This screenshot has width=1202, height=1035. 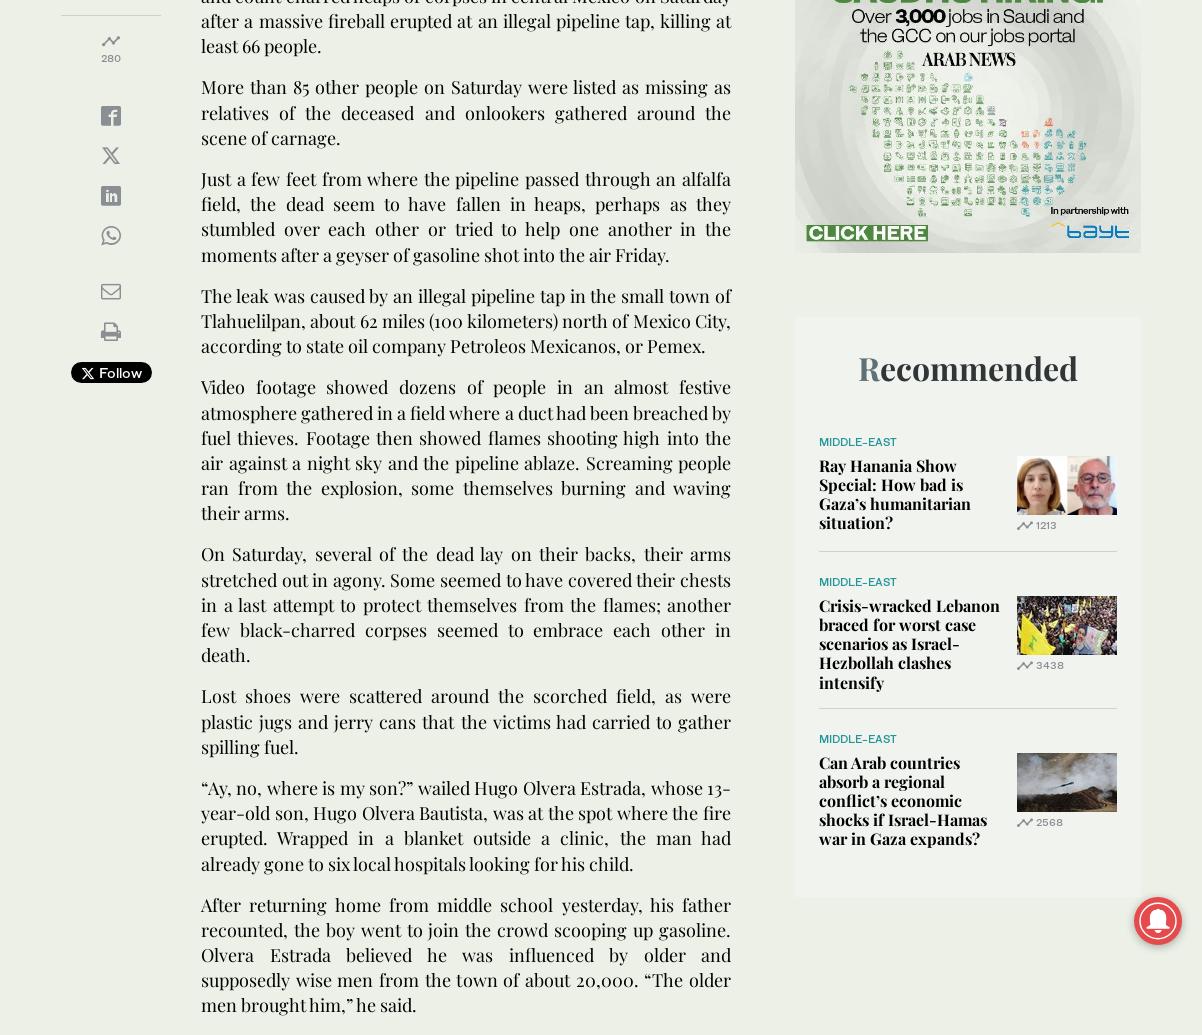 I want to click on 'More than 85 other people on Saturday were listed as missing as relatives of the deceased and onlookers gathered around the scene of carnage.', so click(x=465, y=111).